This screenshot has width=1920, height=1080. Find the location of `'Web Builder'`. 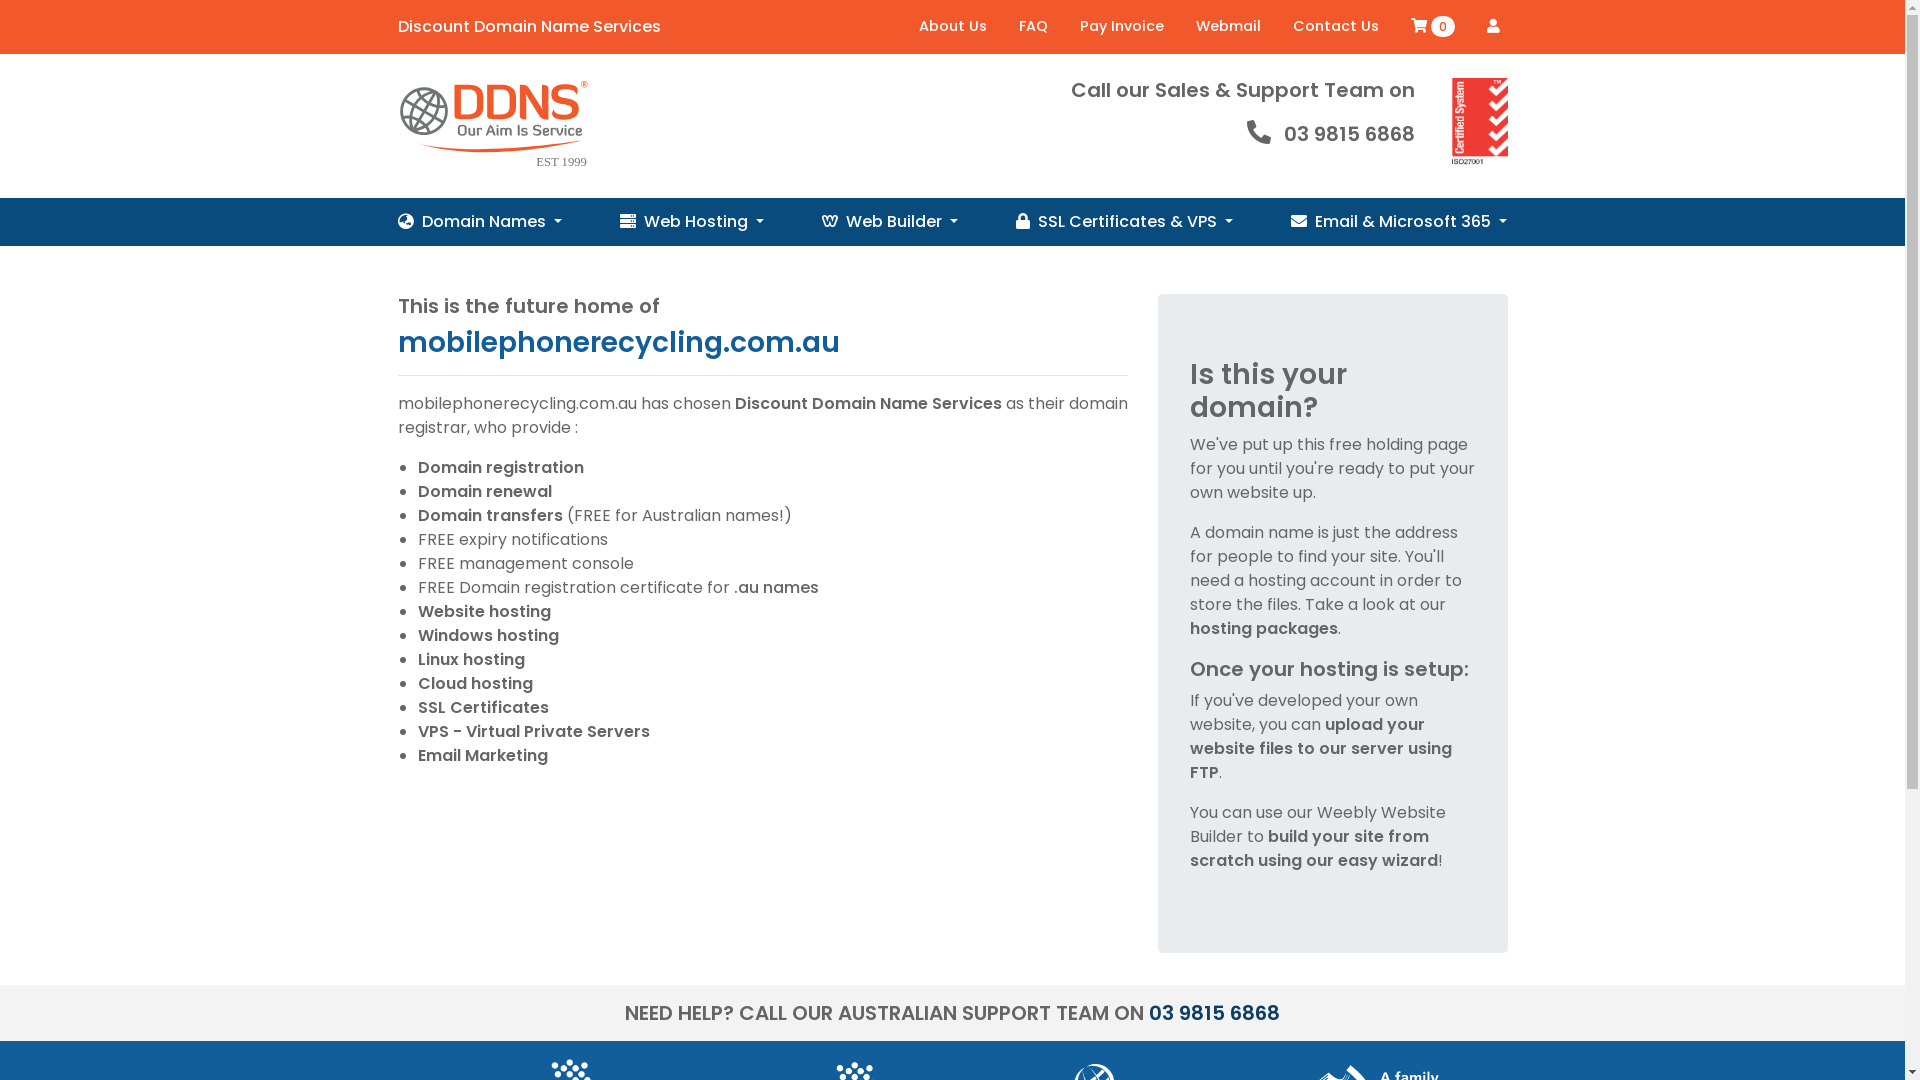

'Web Builder' is located at coordinates (888, 222).